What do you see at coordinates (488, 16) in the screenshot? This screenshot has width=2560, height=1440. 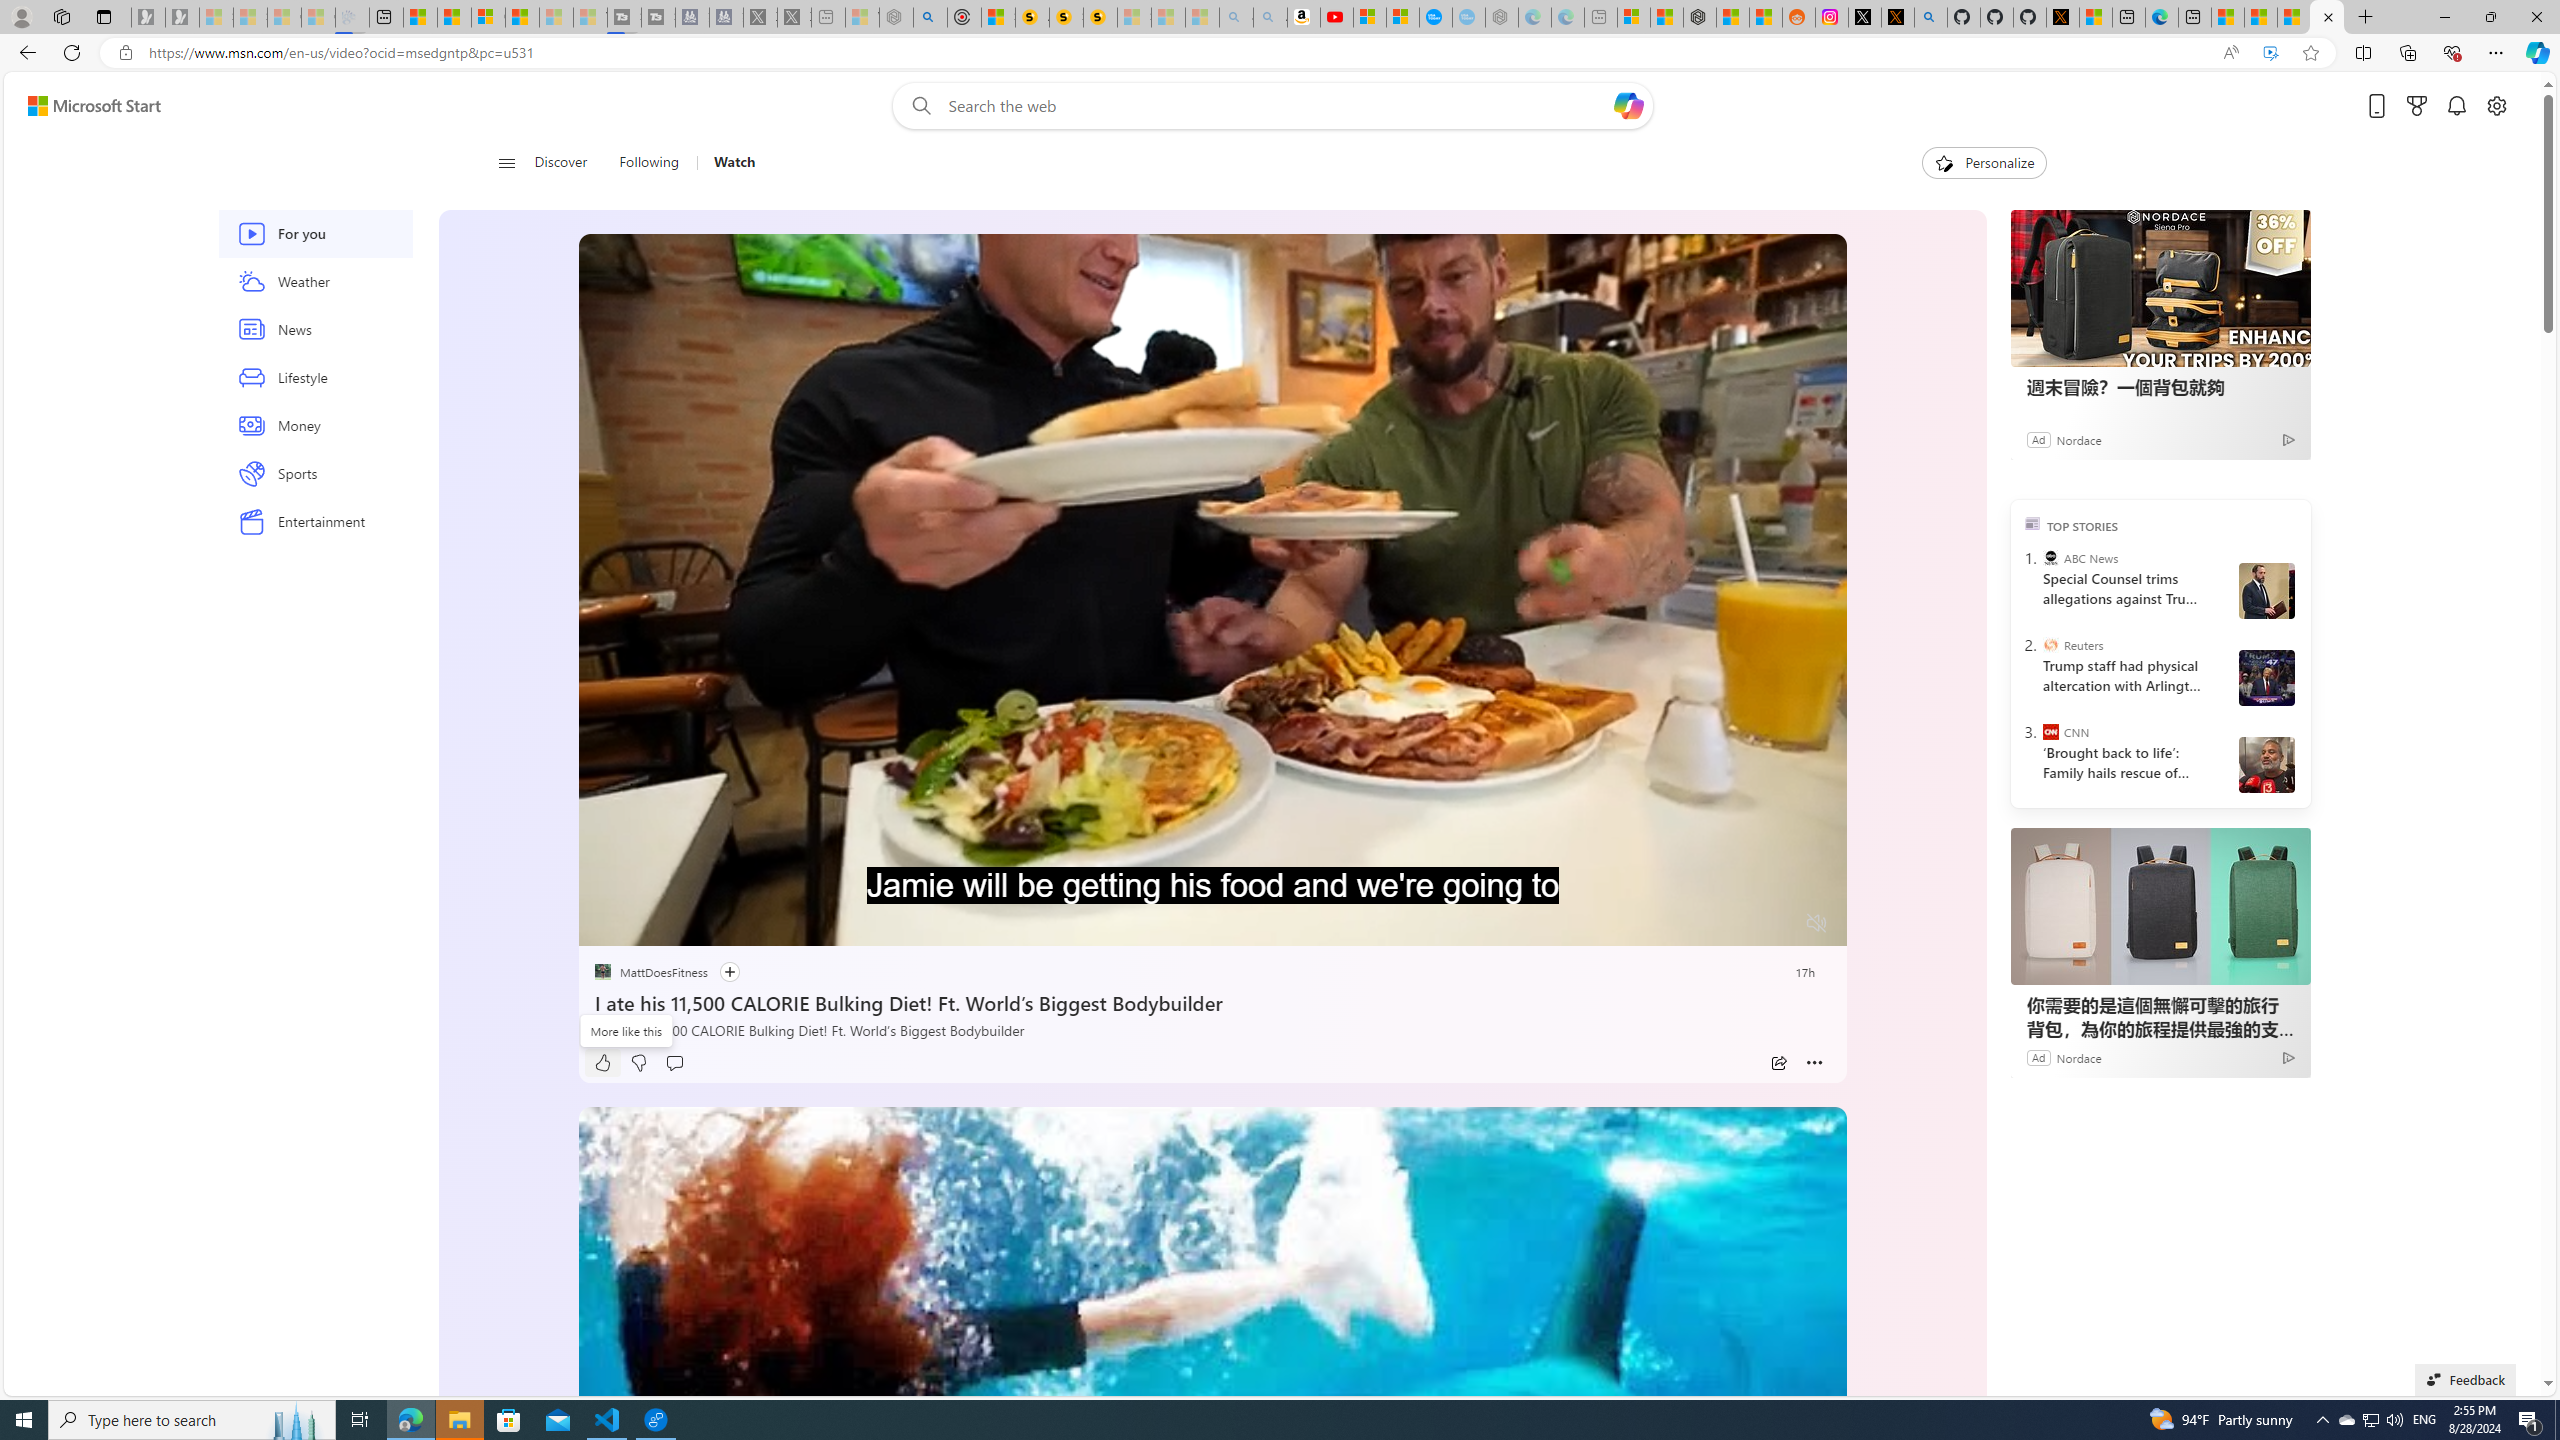 I see `'Overview'` at bounding box center [488, 16].